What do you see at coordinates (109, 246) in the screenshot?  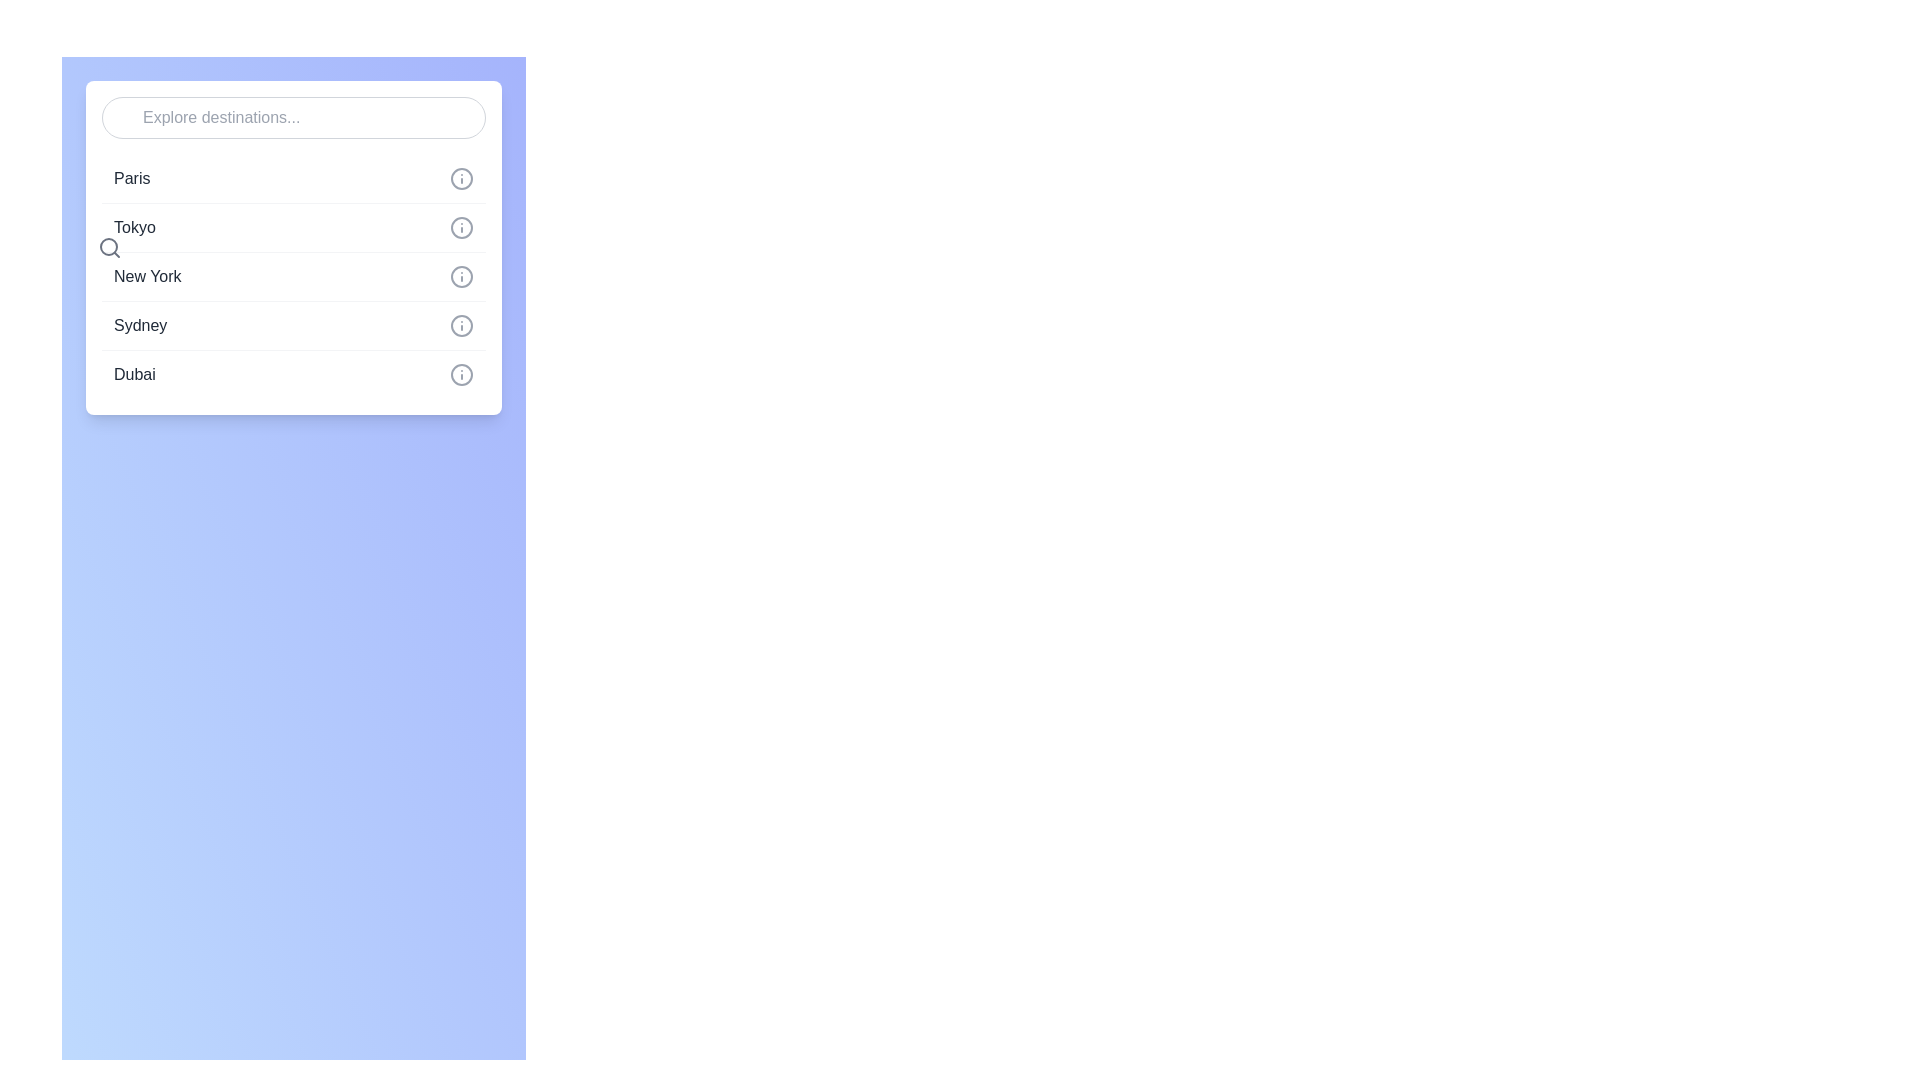 I see `the search icon representing the search functionality located to the left of the text 'Tokyo' in the second row of the list` at bounding box center [109, 246].